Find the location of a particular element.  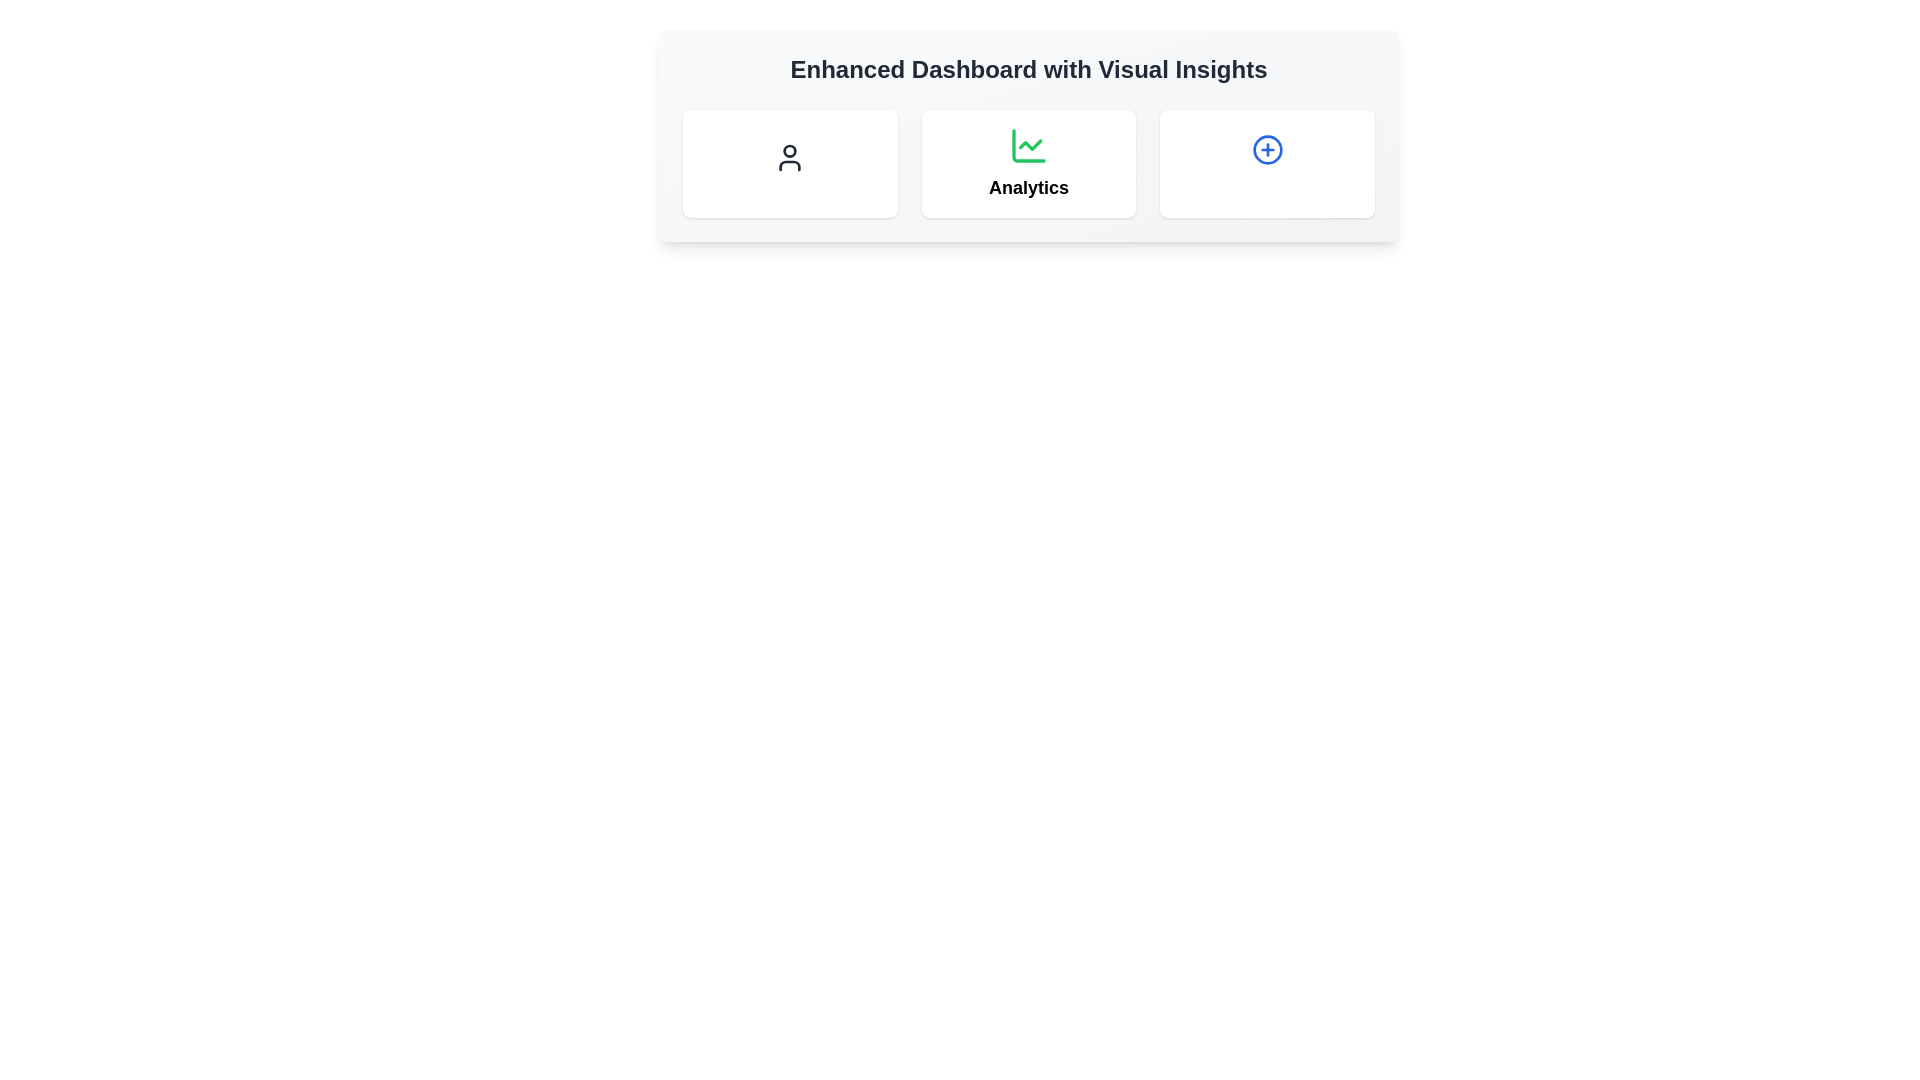

the user profile button is located at coordinates (789, 230).